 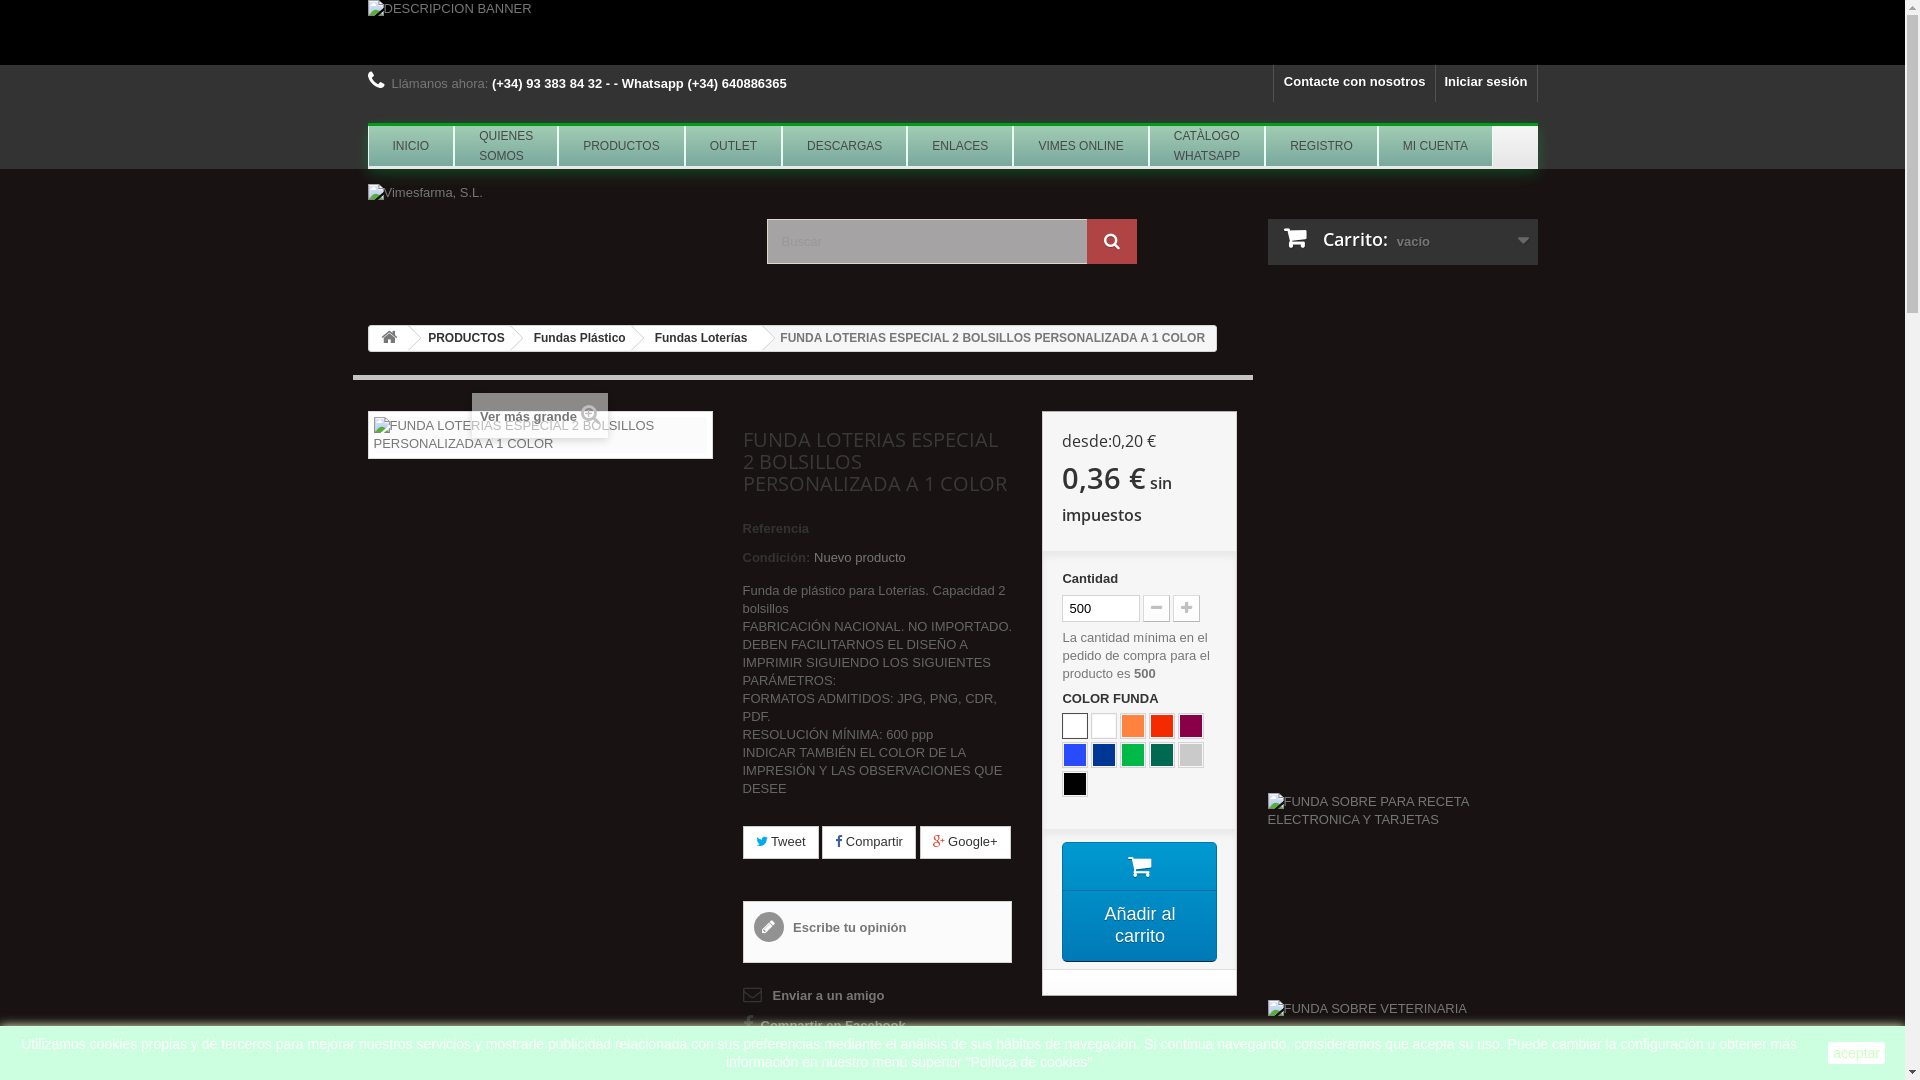 What do you see at coordinates (960, 145) in the screenshot?
I see `'ENLACES'` at bounding box center [960, 145].